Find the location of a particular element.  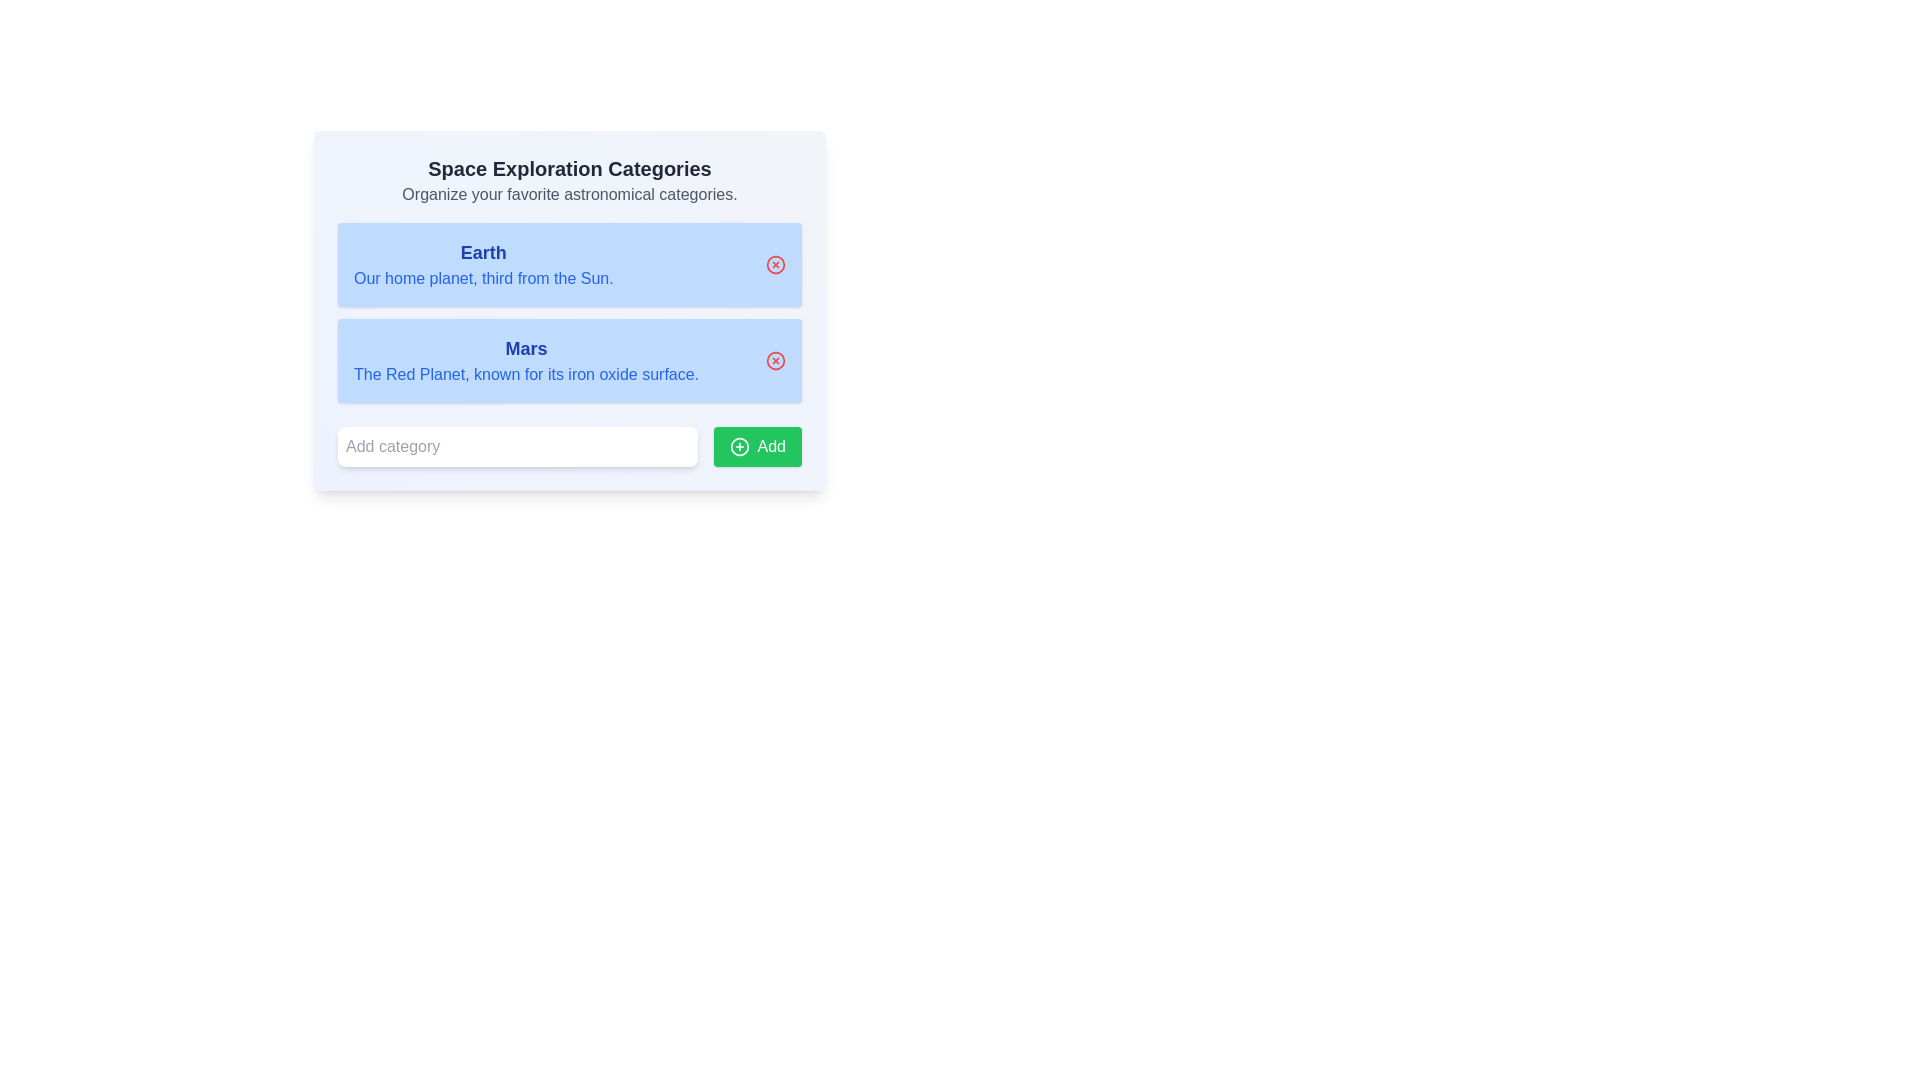

the circular icon button located at the right end inside the panel associated with 'Earth, Our home planet, third from the Sun.' is located at coordinates (775, 264).